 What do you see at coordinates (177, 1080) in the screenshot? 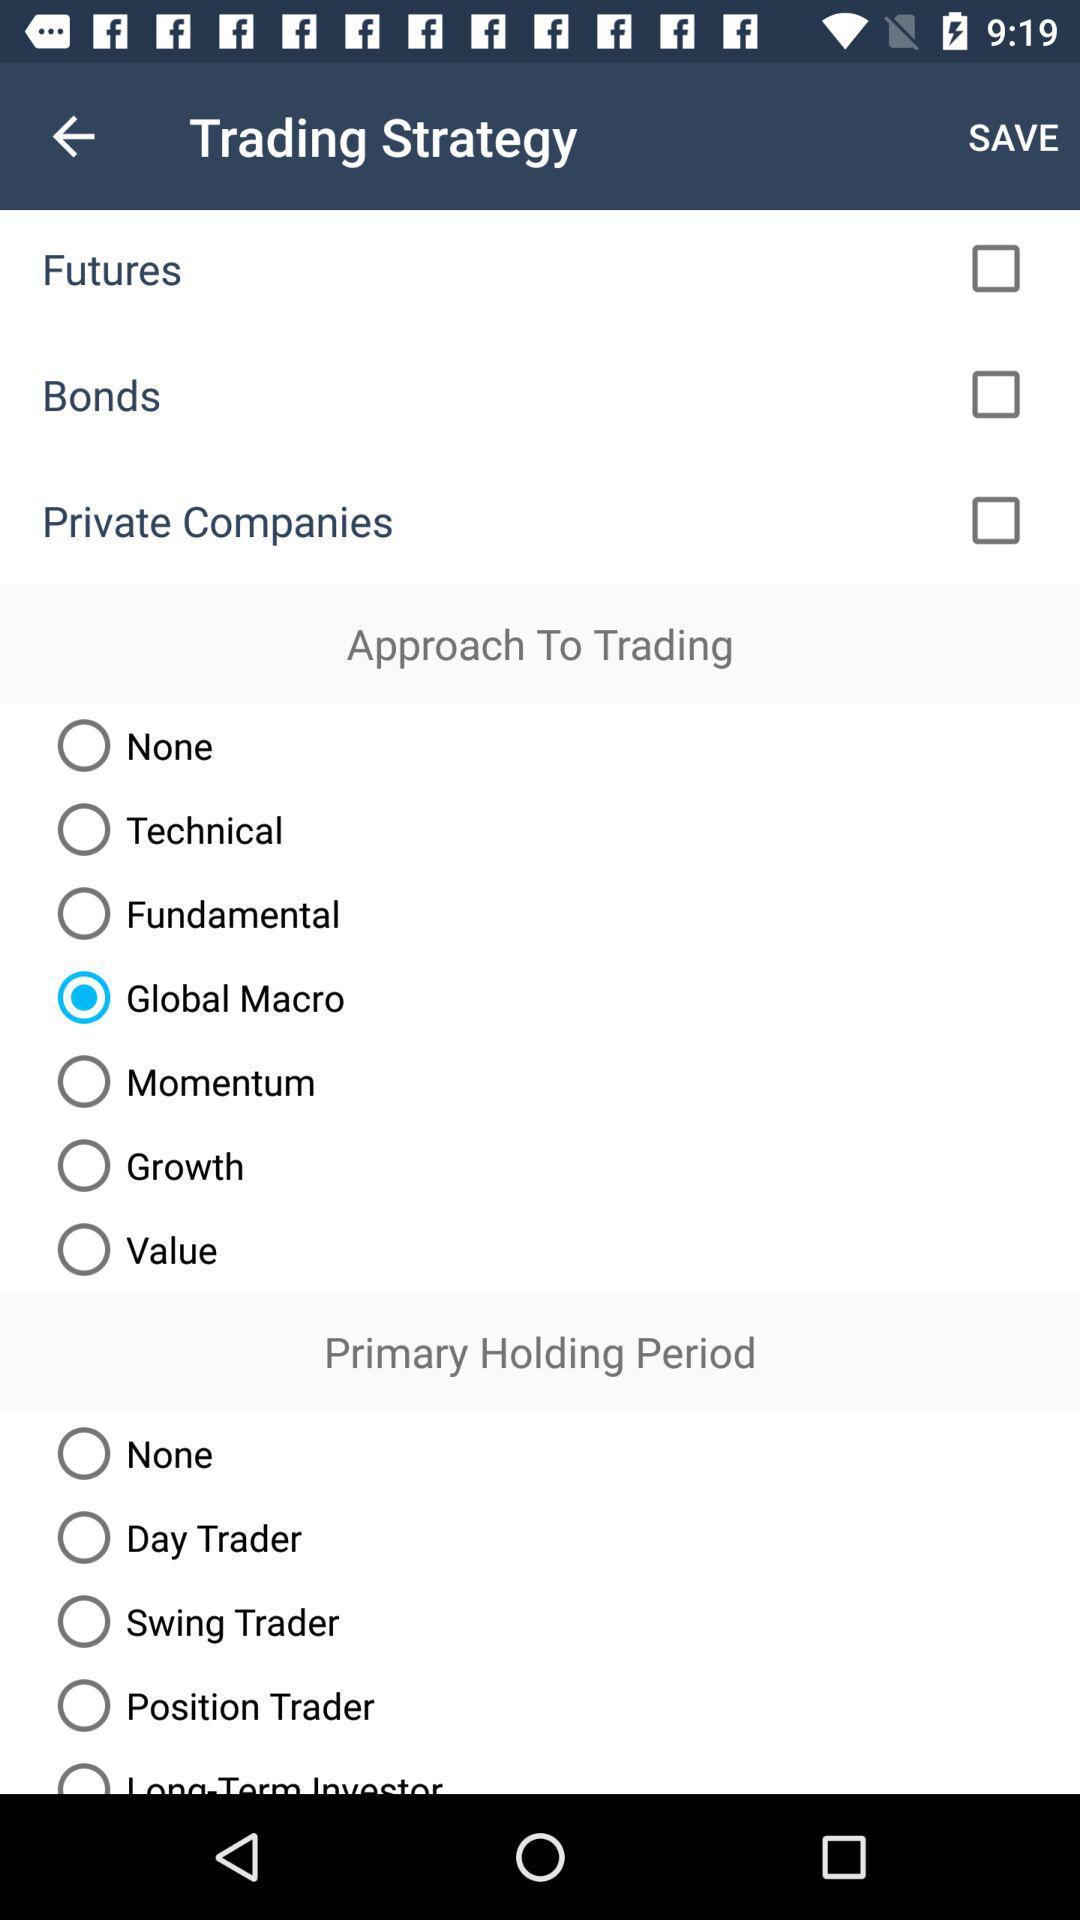
I see `the momentum icon` at bounding box center [177, 1080].